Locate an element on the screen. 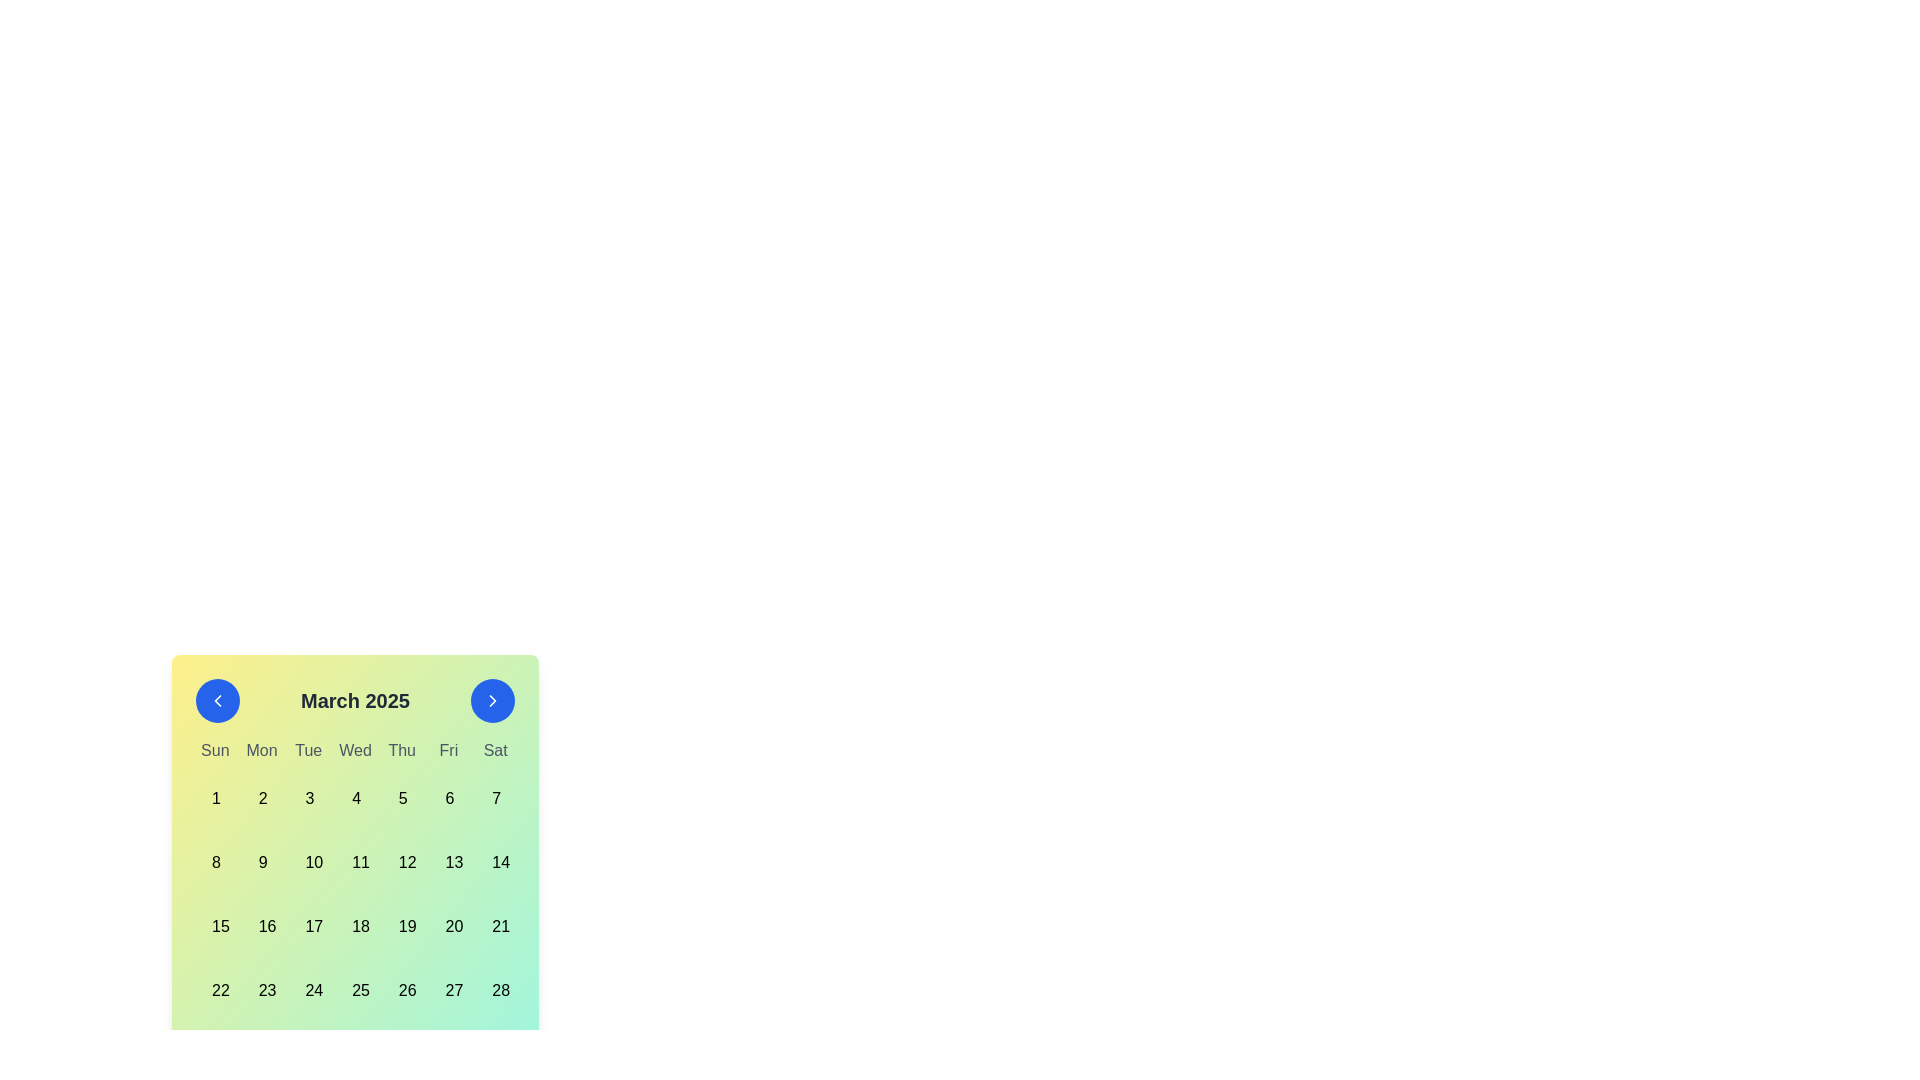 The width and height of the screenshot is (1920, 1080). the text label that reads 'Tue', which is styled with medium font weight and gray color, located between 'Mon' and 'Wed' in the row of weekday labels is located at coordinates (307, 751).